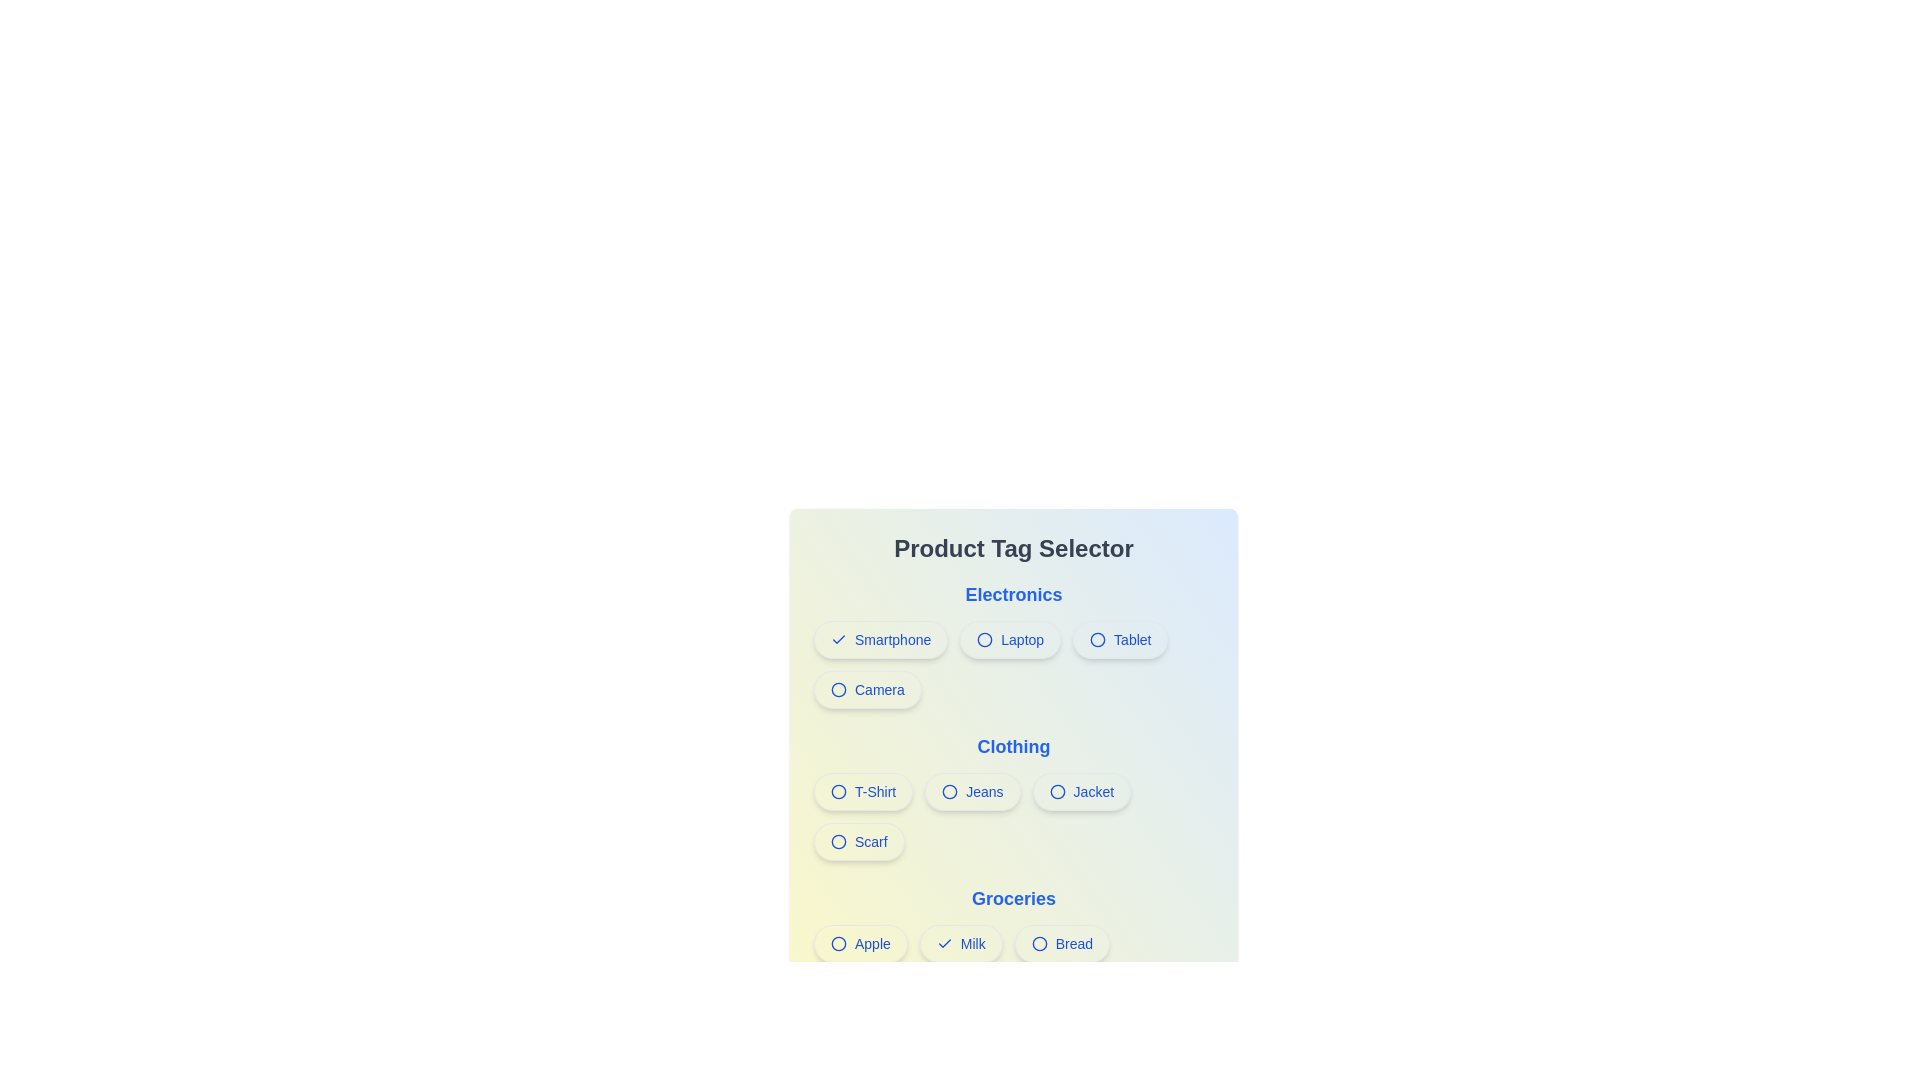  I want to click on the 'Smartphone' category button in the 'Electronics' section, so click(880, 640).